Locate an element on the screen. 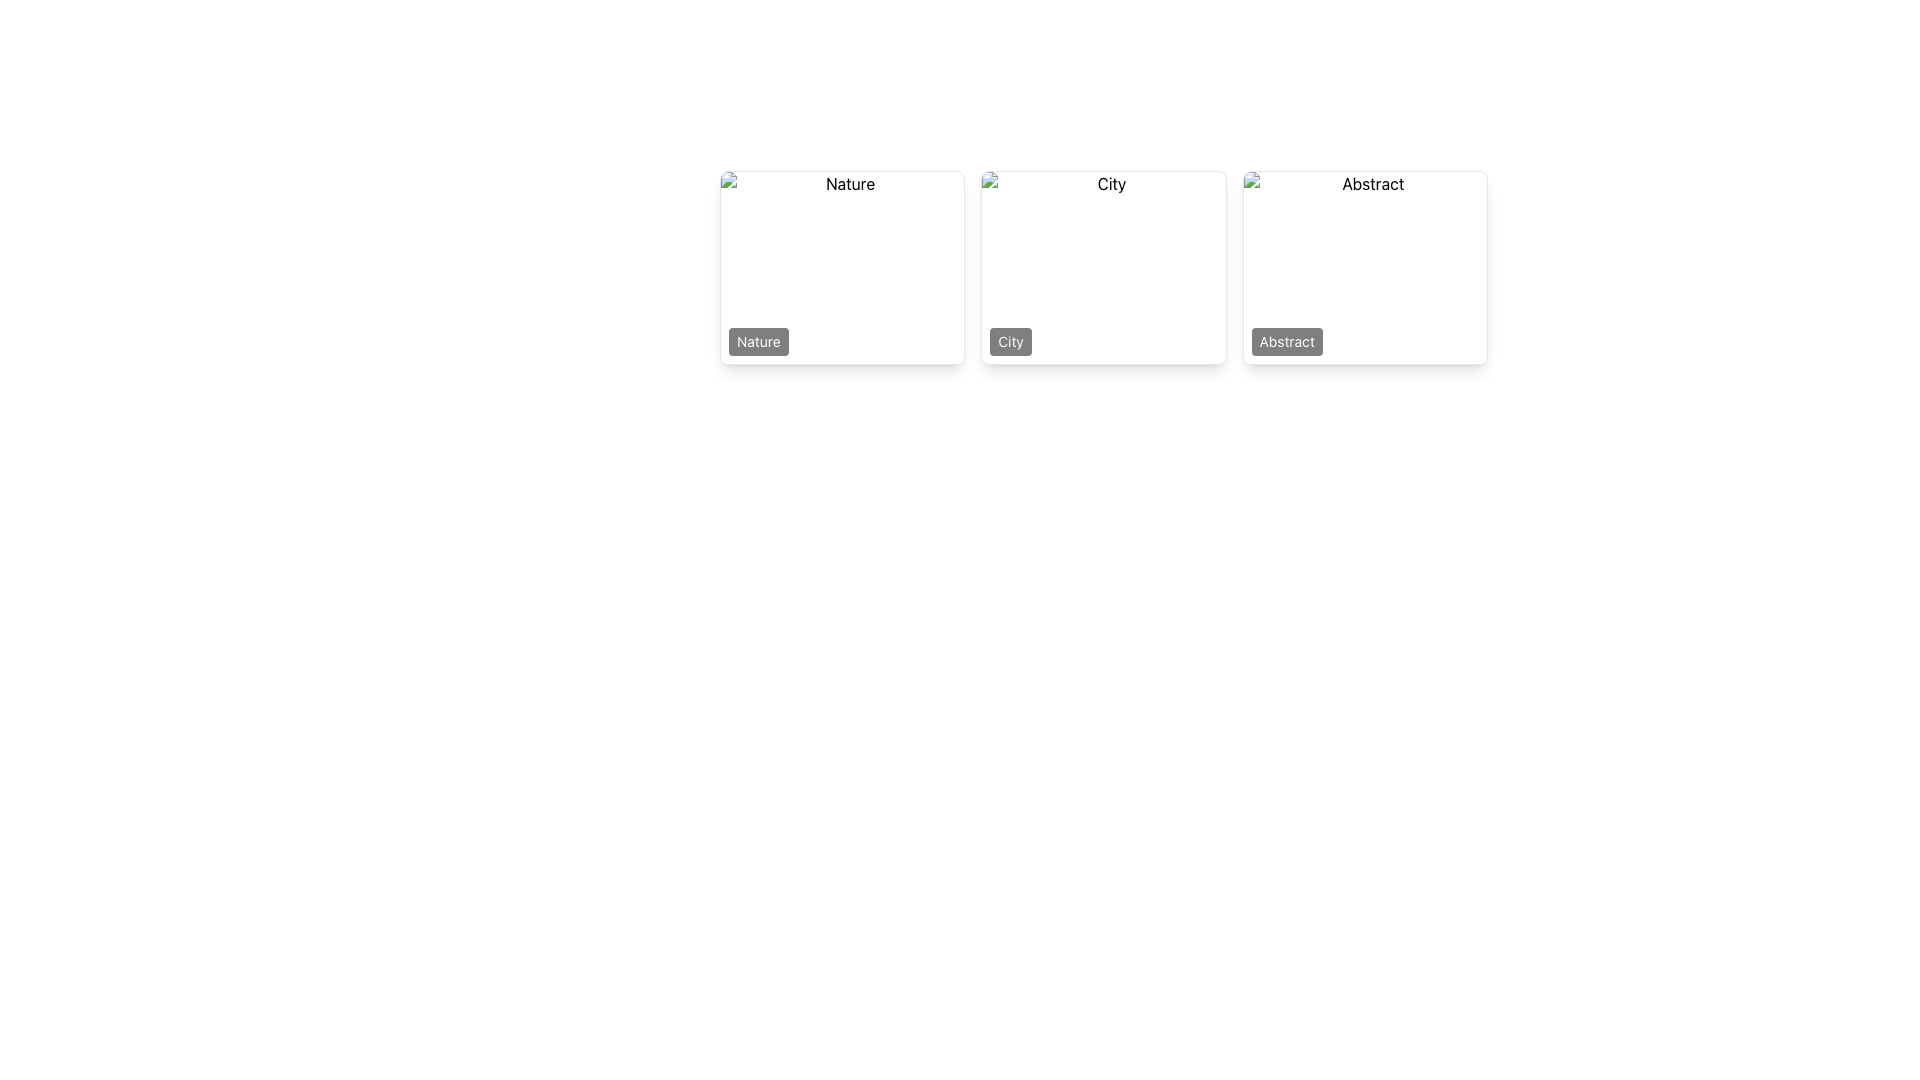 This screenshot has width=1920, height=1080. the 'City' card in the grid layout, which is the second card positioned between 'Nature' and 'Abstract' is located at coordinates (1103, 266).